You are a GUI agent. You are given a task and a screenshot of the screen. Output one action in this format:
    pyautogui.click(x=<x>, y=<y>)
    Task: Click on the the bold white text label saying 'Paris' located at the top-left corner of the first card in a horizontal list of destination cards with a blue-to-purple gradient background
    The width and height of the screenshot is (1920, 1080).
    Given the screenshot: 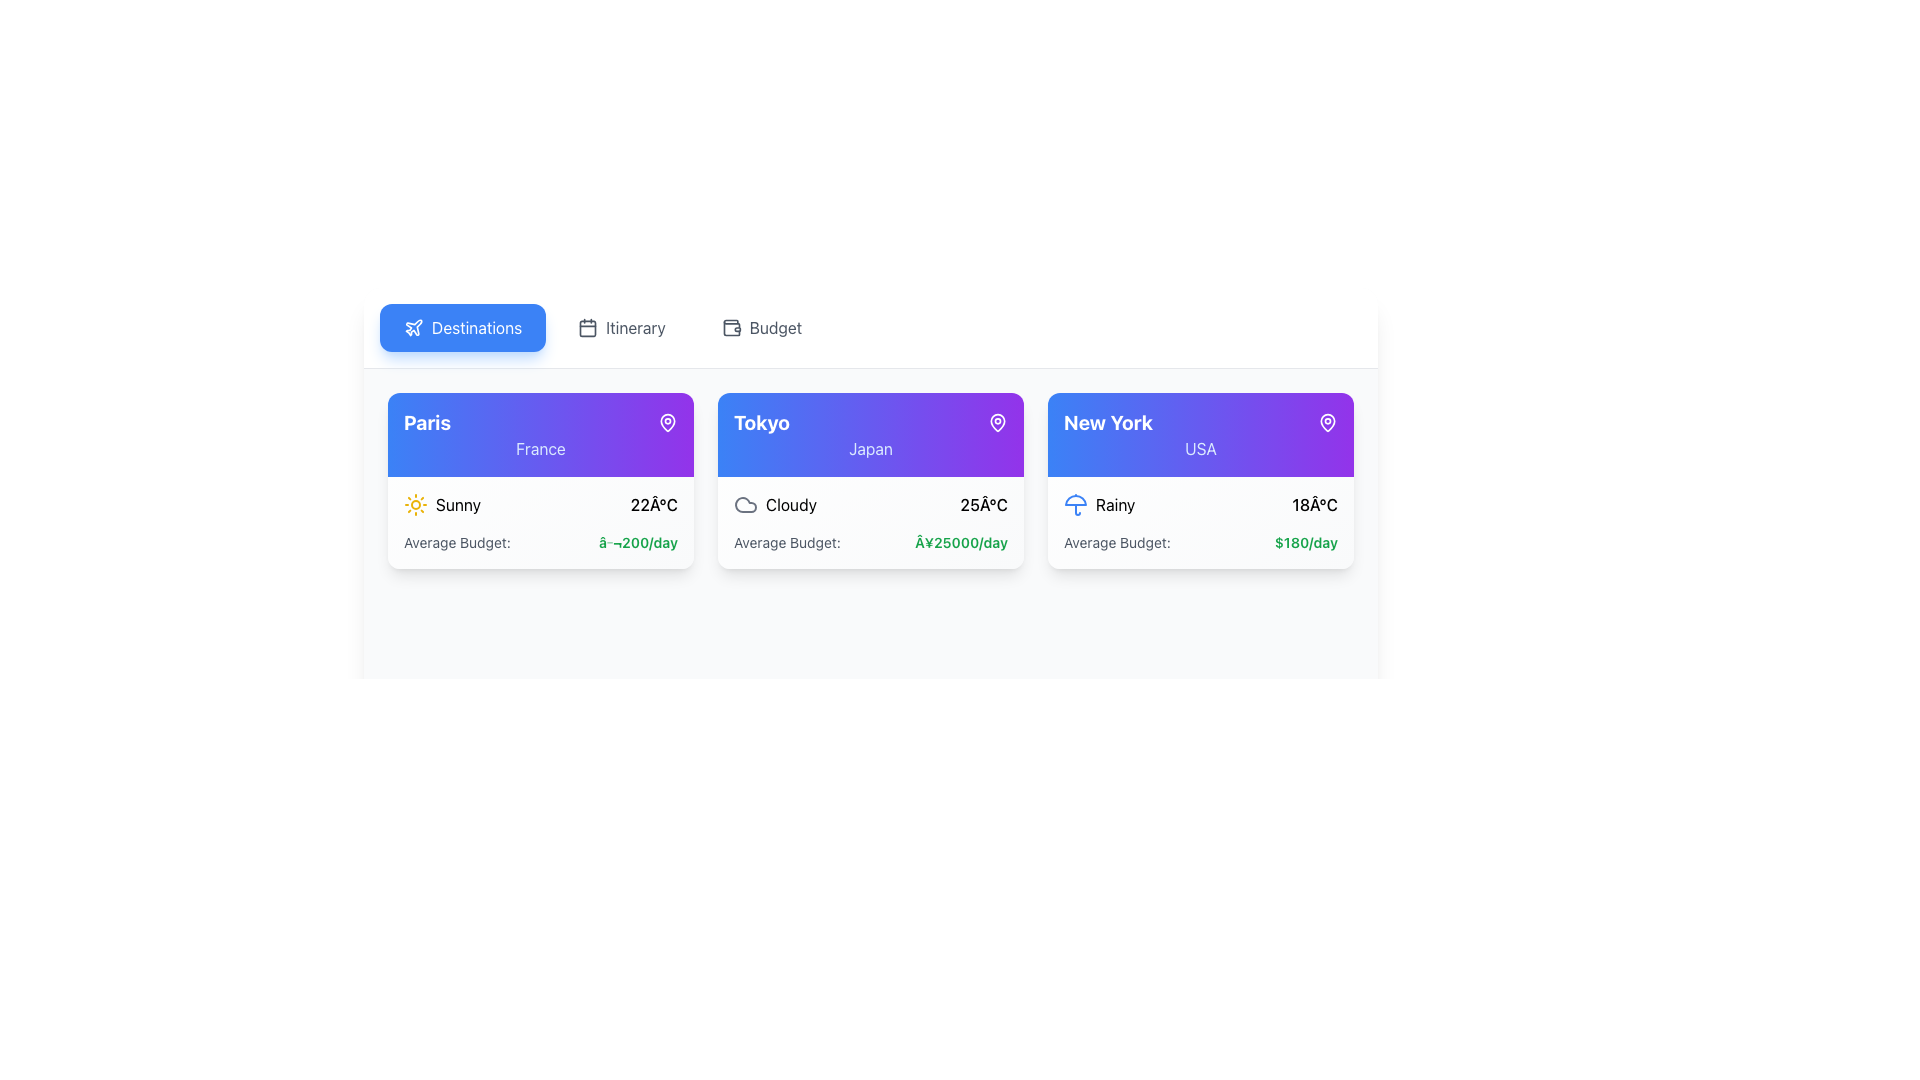 What is the action you would take?
    pyautogui.click(x=426, y=422)
    